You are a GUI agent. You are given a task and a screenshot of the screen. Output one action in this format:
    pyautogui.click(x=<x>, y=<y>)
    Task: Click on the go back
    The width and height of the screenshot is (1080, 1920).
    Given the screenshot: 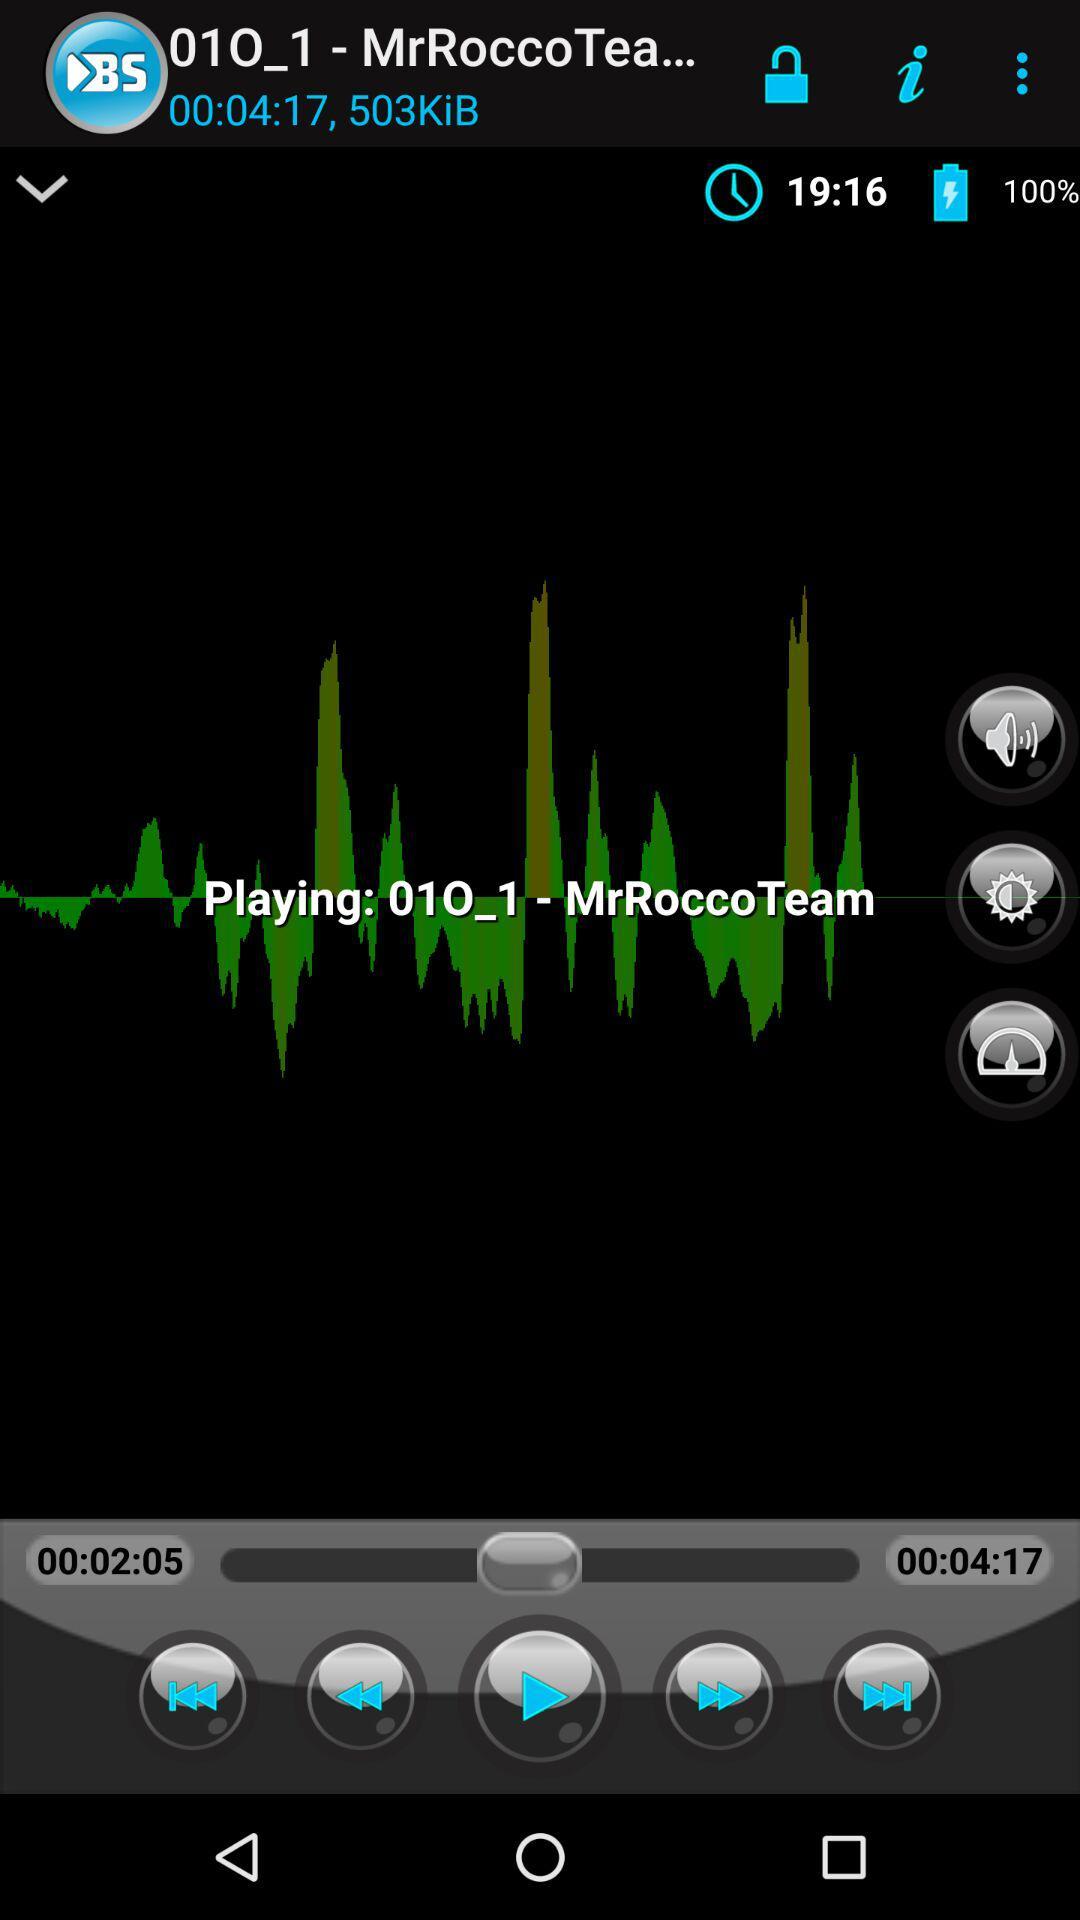 What is the action you would take?
    pyautogui.click(x=360, y=1695)
    